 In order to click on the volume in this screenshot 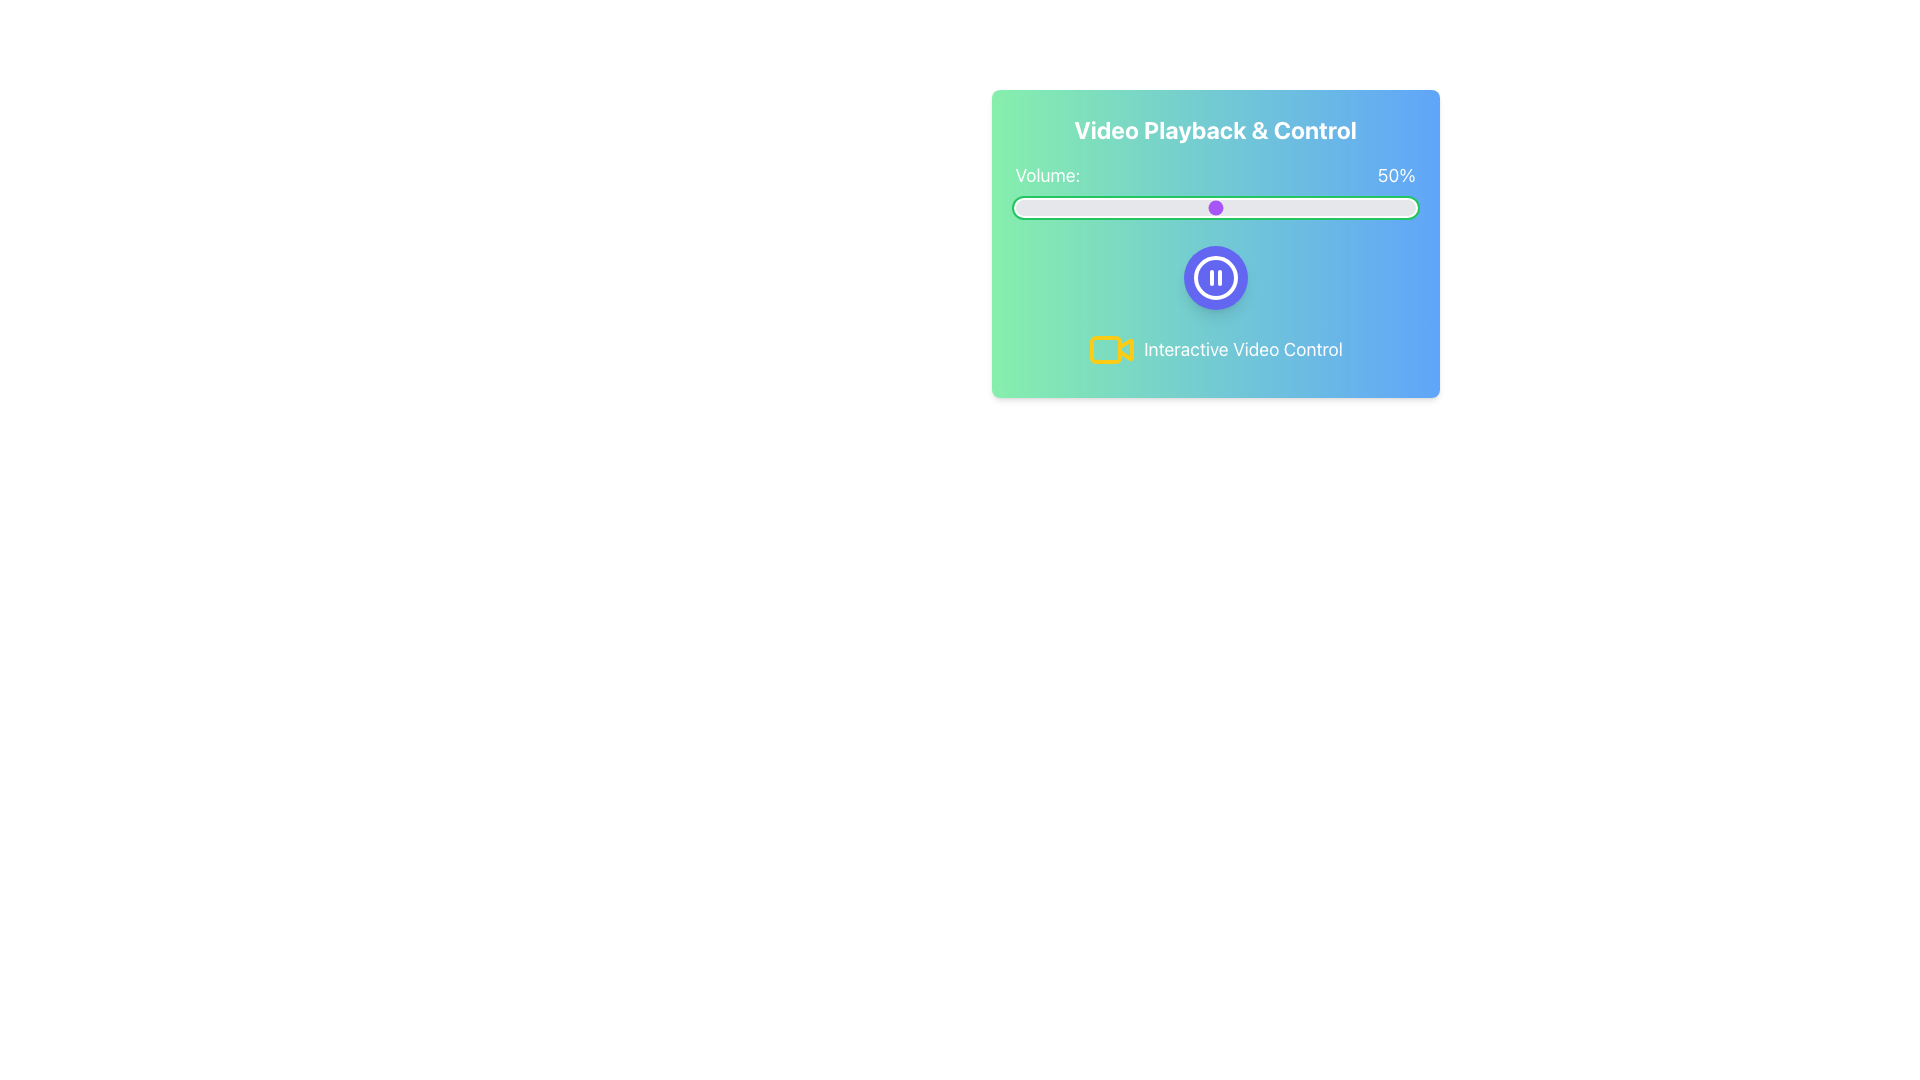, I will do `click(1066, 208)`.